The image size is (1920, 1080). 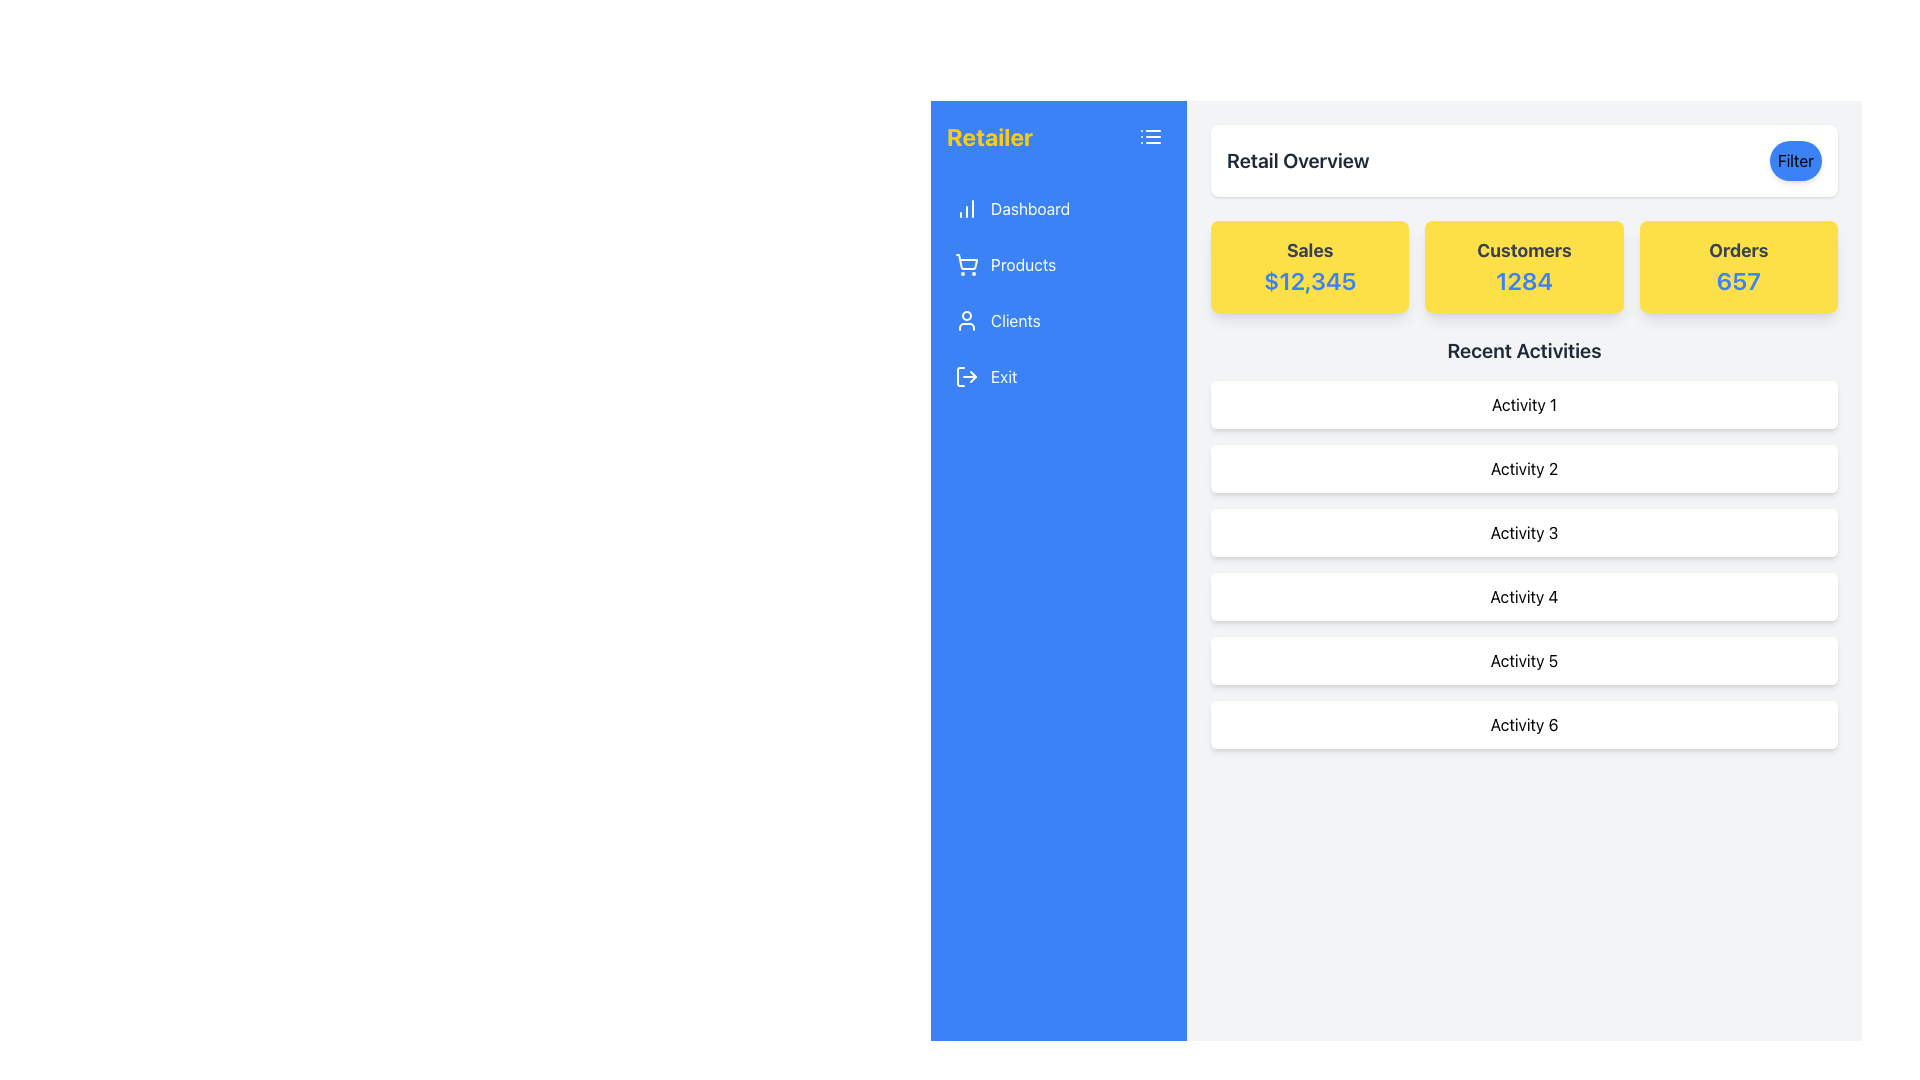 I want to click on the 'Clients' navigation button located in the left sidebar menu, positioned as the third item below 'Dashboard' and 'Products', so click(x=1058, y=319).